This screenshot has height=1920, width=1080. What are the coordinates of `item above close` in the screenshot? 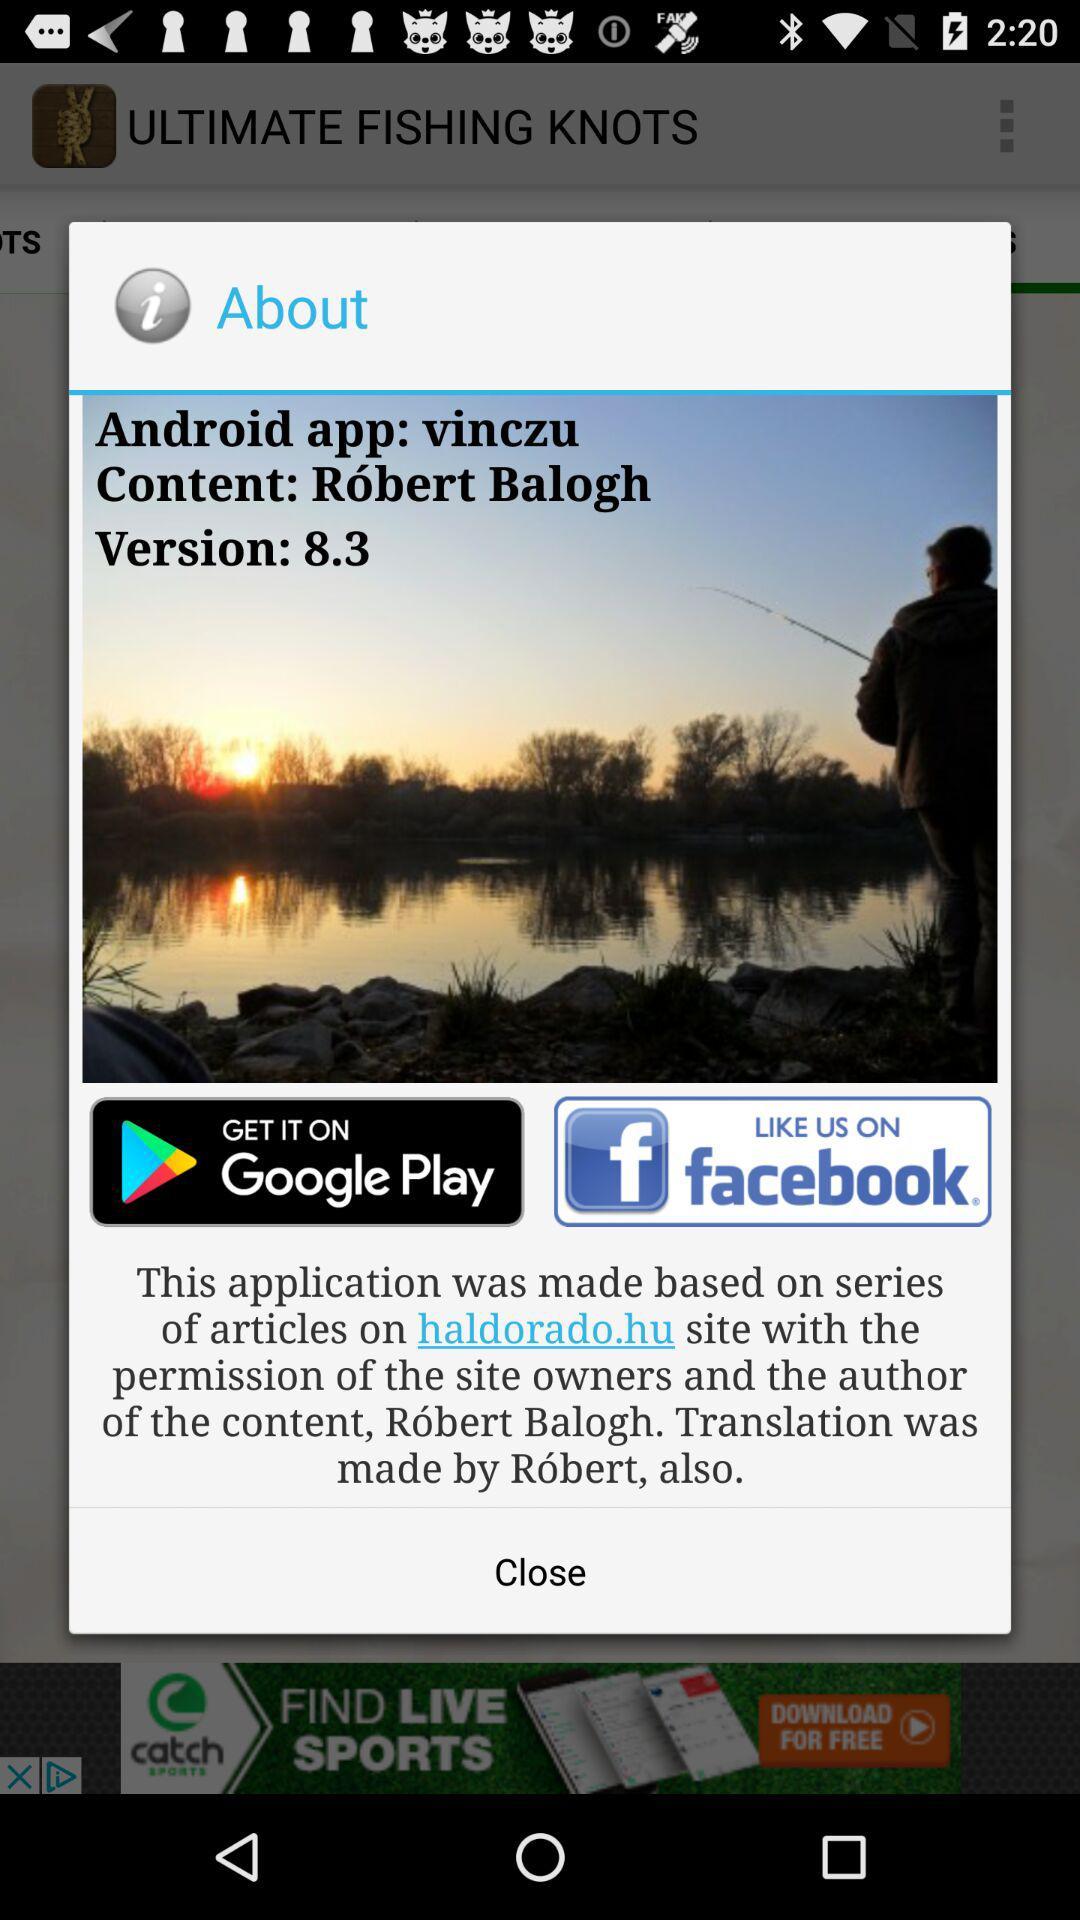 It's located at (540, 1372).